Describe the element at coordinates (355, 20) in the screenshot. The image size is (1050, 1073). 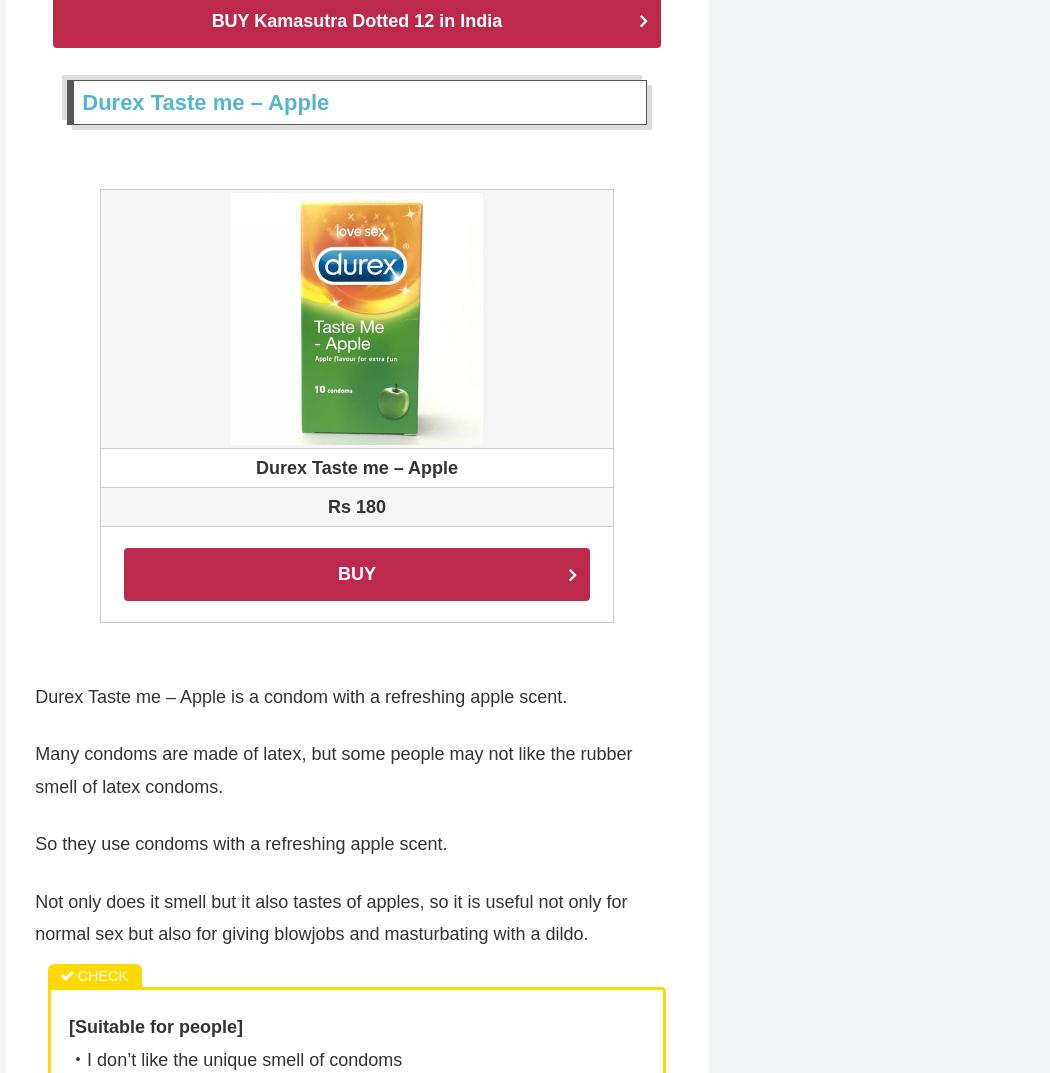
I see `'BUY Kamasutra Dotted 12 in India'` at that location.